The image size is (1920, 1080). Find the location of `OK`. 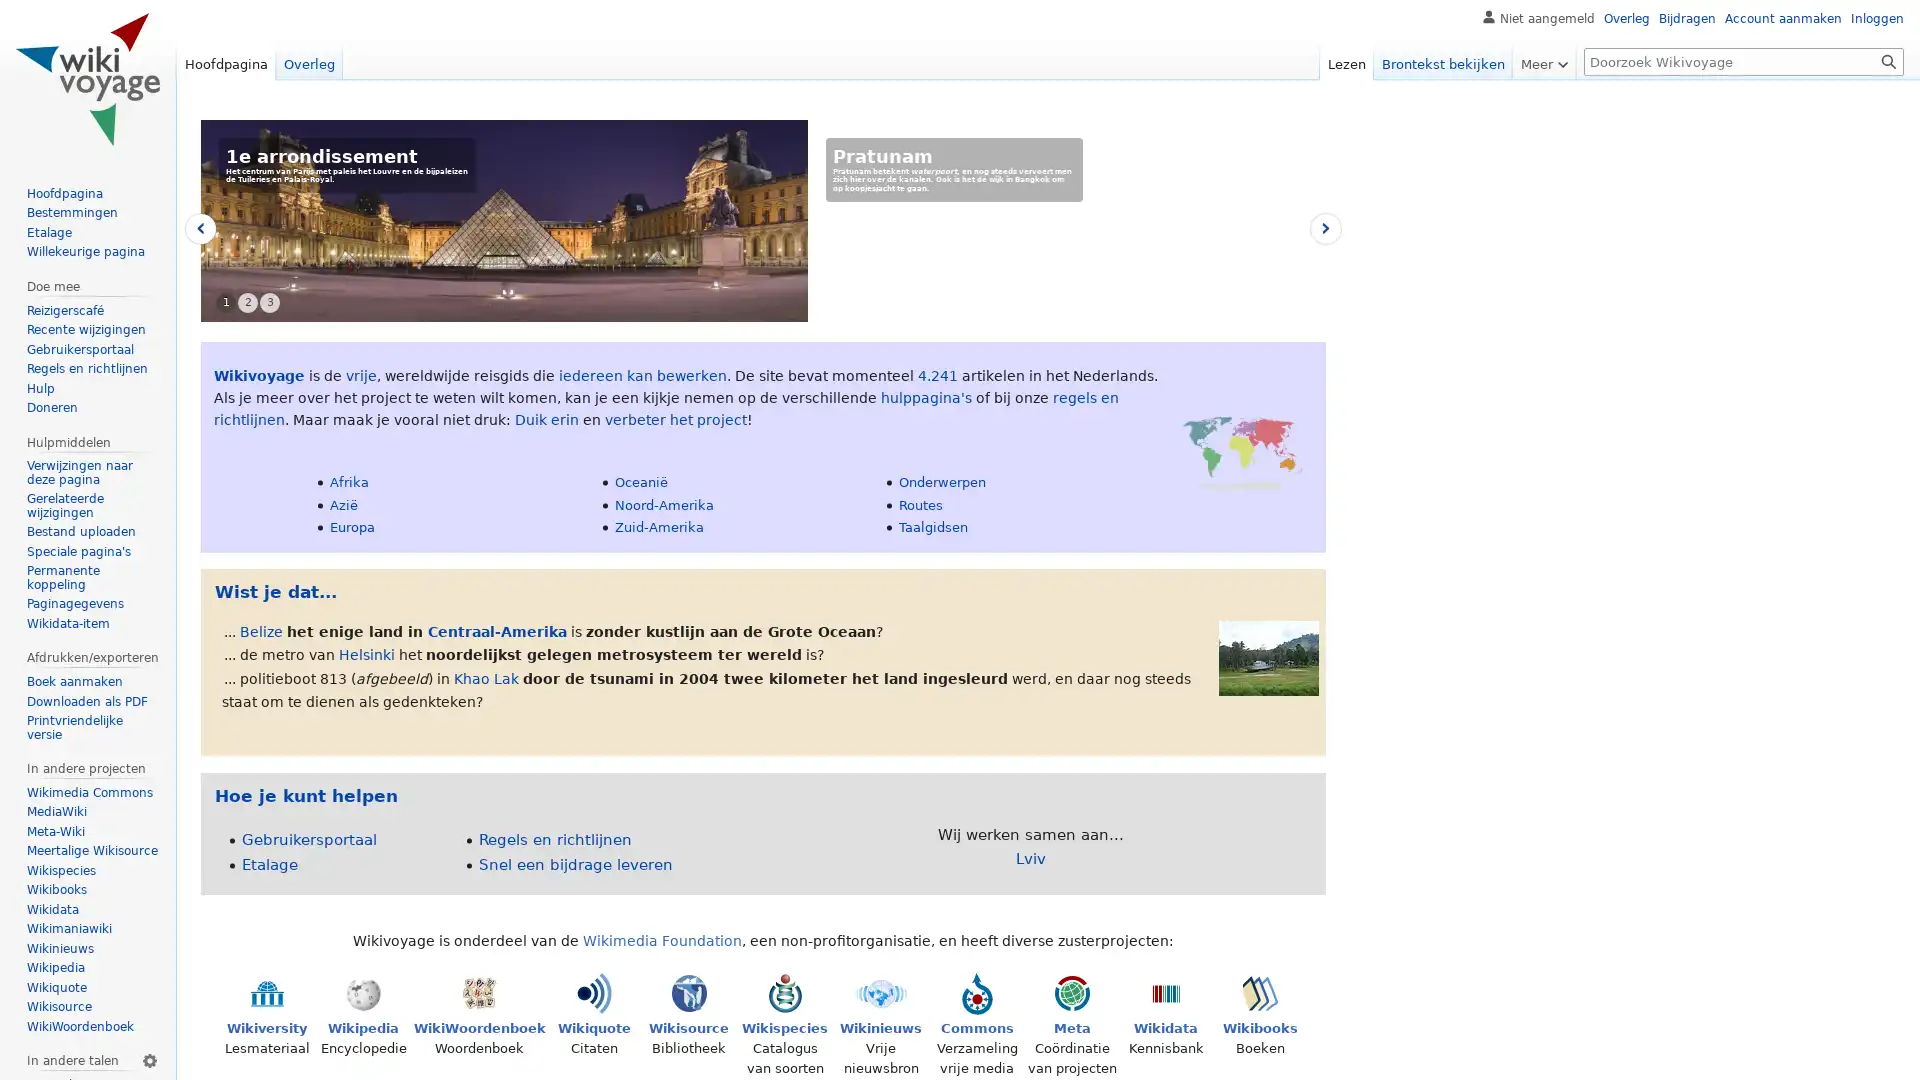

OK is located at coordinates (1888, 60).